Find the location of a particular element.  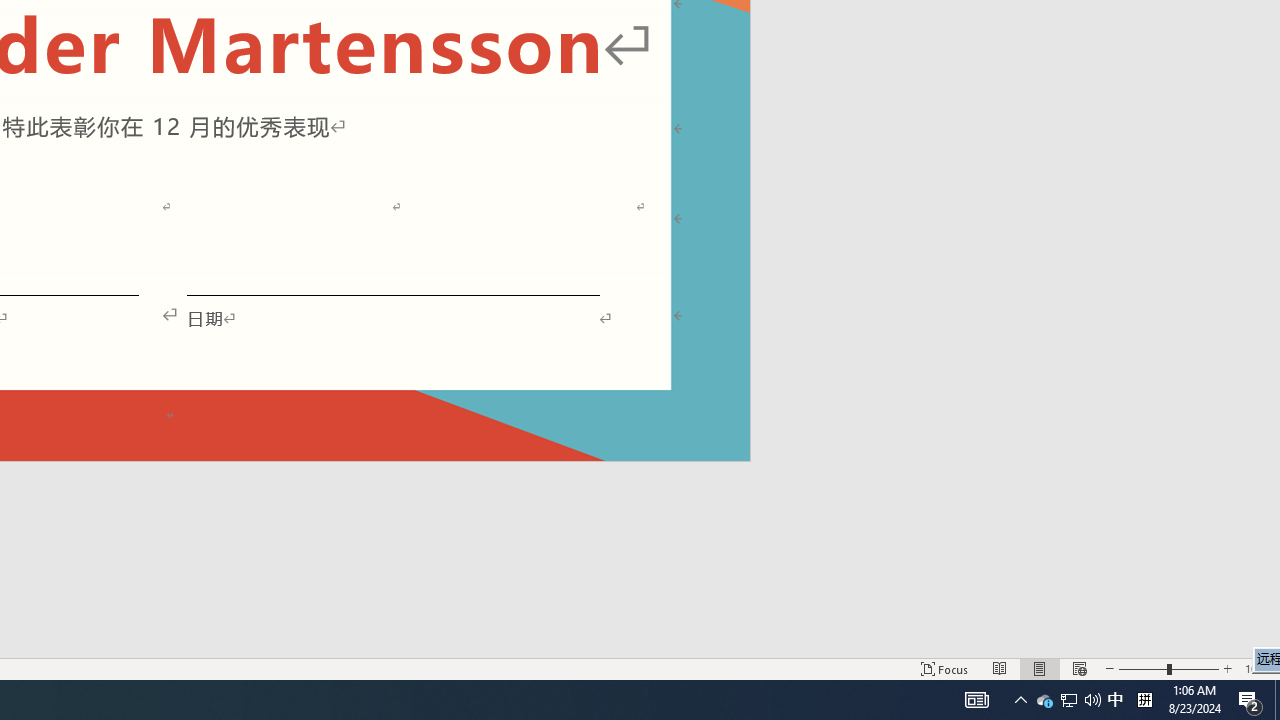

'Zoom 104%' is located at coordinates (1257, 669).